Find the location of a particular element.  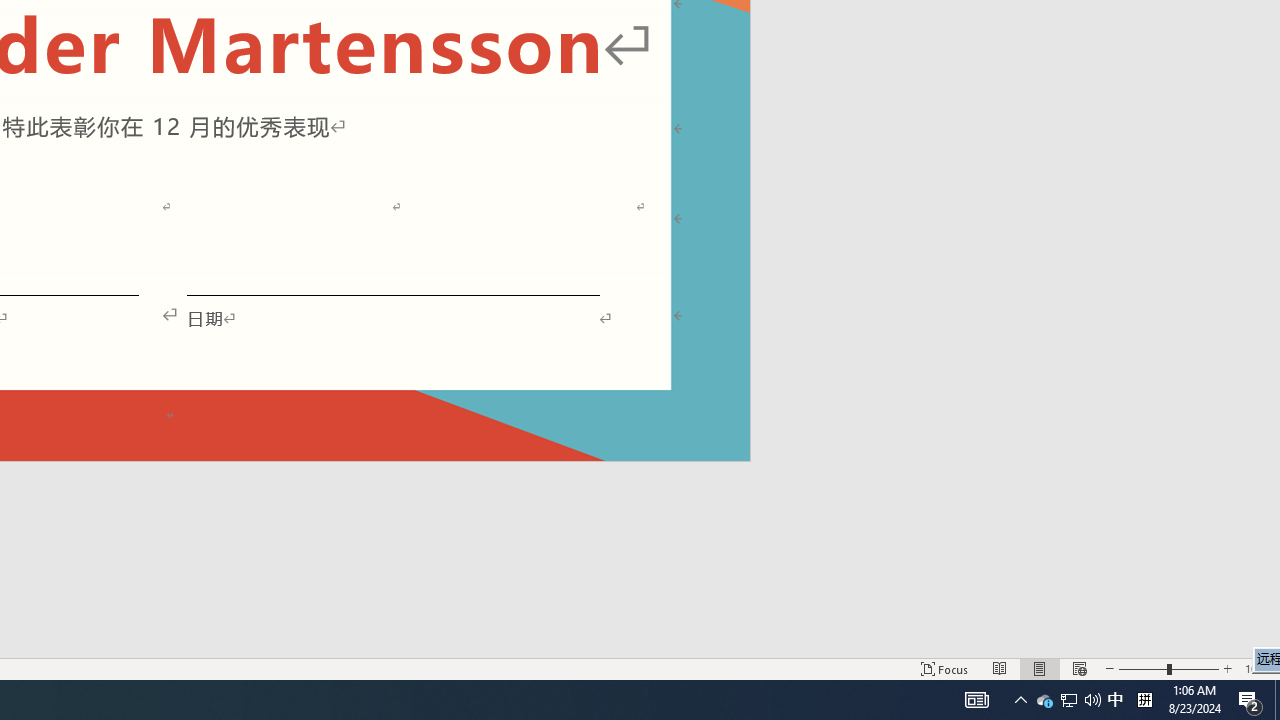

'Zoom 104%' is located at coordinates (1257, 669).